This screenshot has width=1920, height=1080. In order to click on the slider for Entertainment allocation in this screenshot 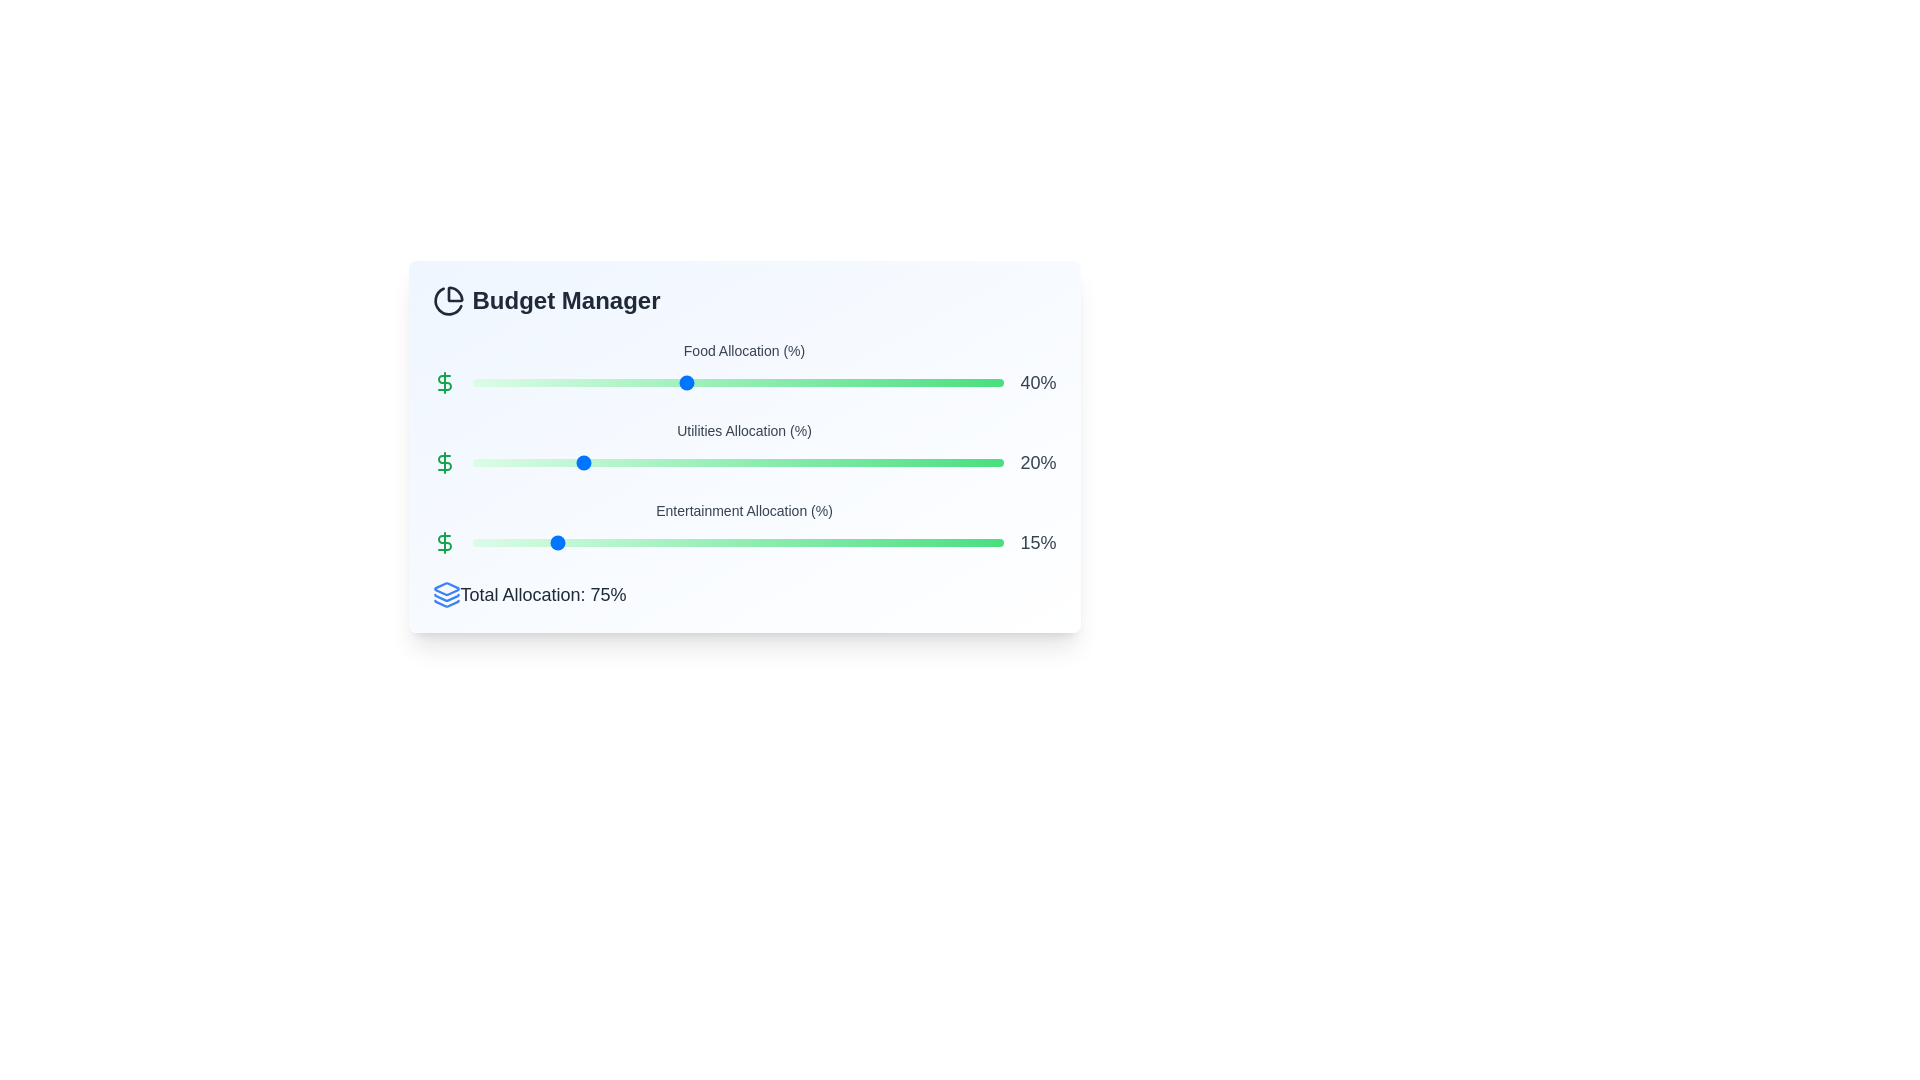, I will do `click(737, 543)`.